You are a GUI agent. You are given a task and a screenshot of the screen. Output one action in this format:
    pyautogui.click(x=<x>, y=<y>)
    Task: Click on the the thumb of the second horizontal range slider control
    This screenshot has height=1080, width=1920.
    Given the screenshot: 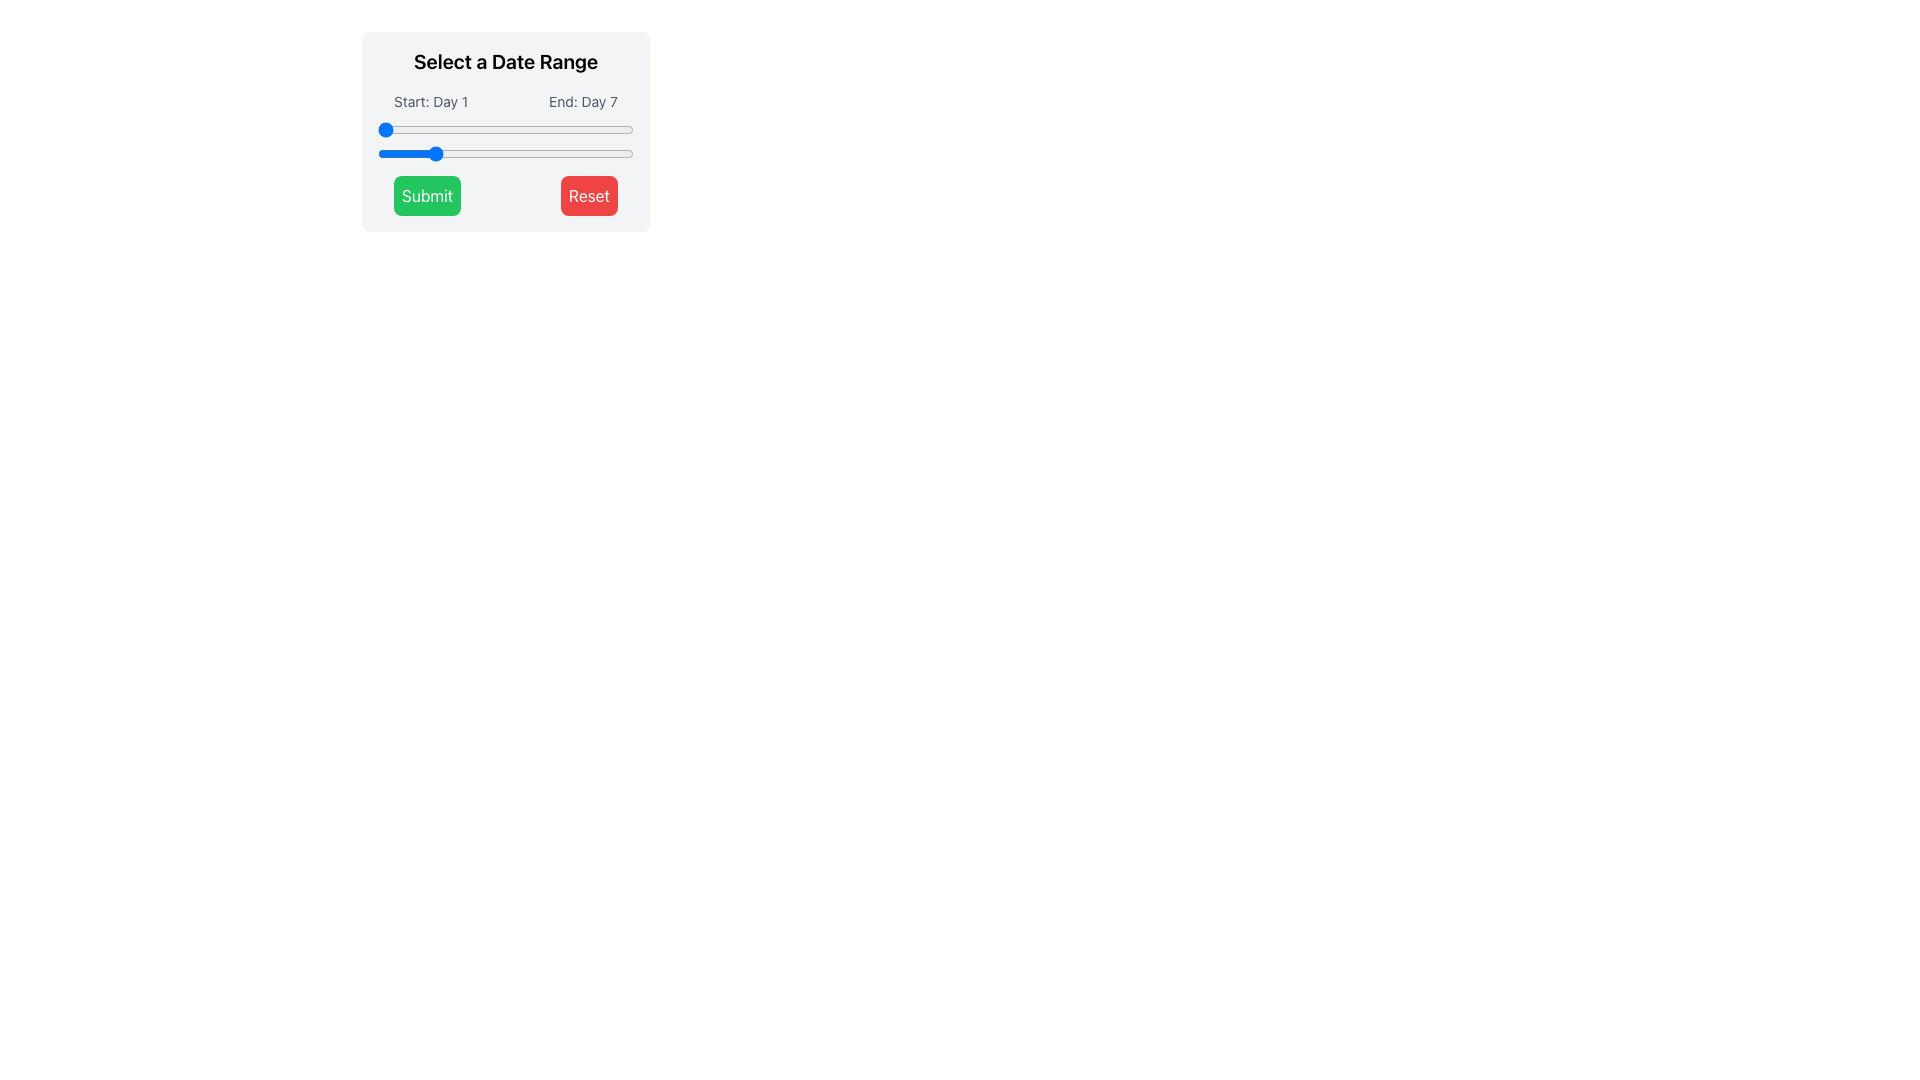 What is the action you would take?
    pyautogui.click(x=505, y=153)
    